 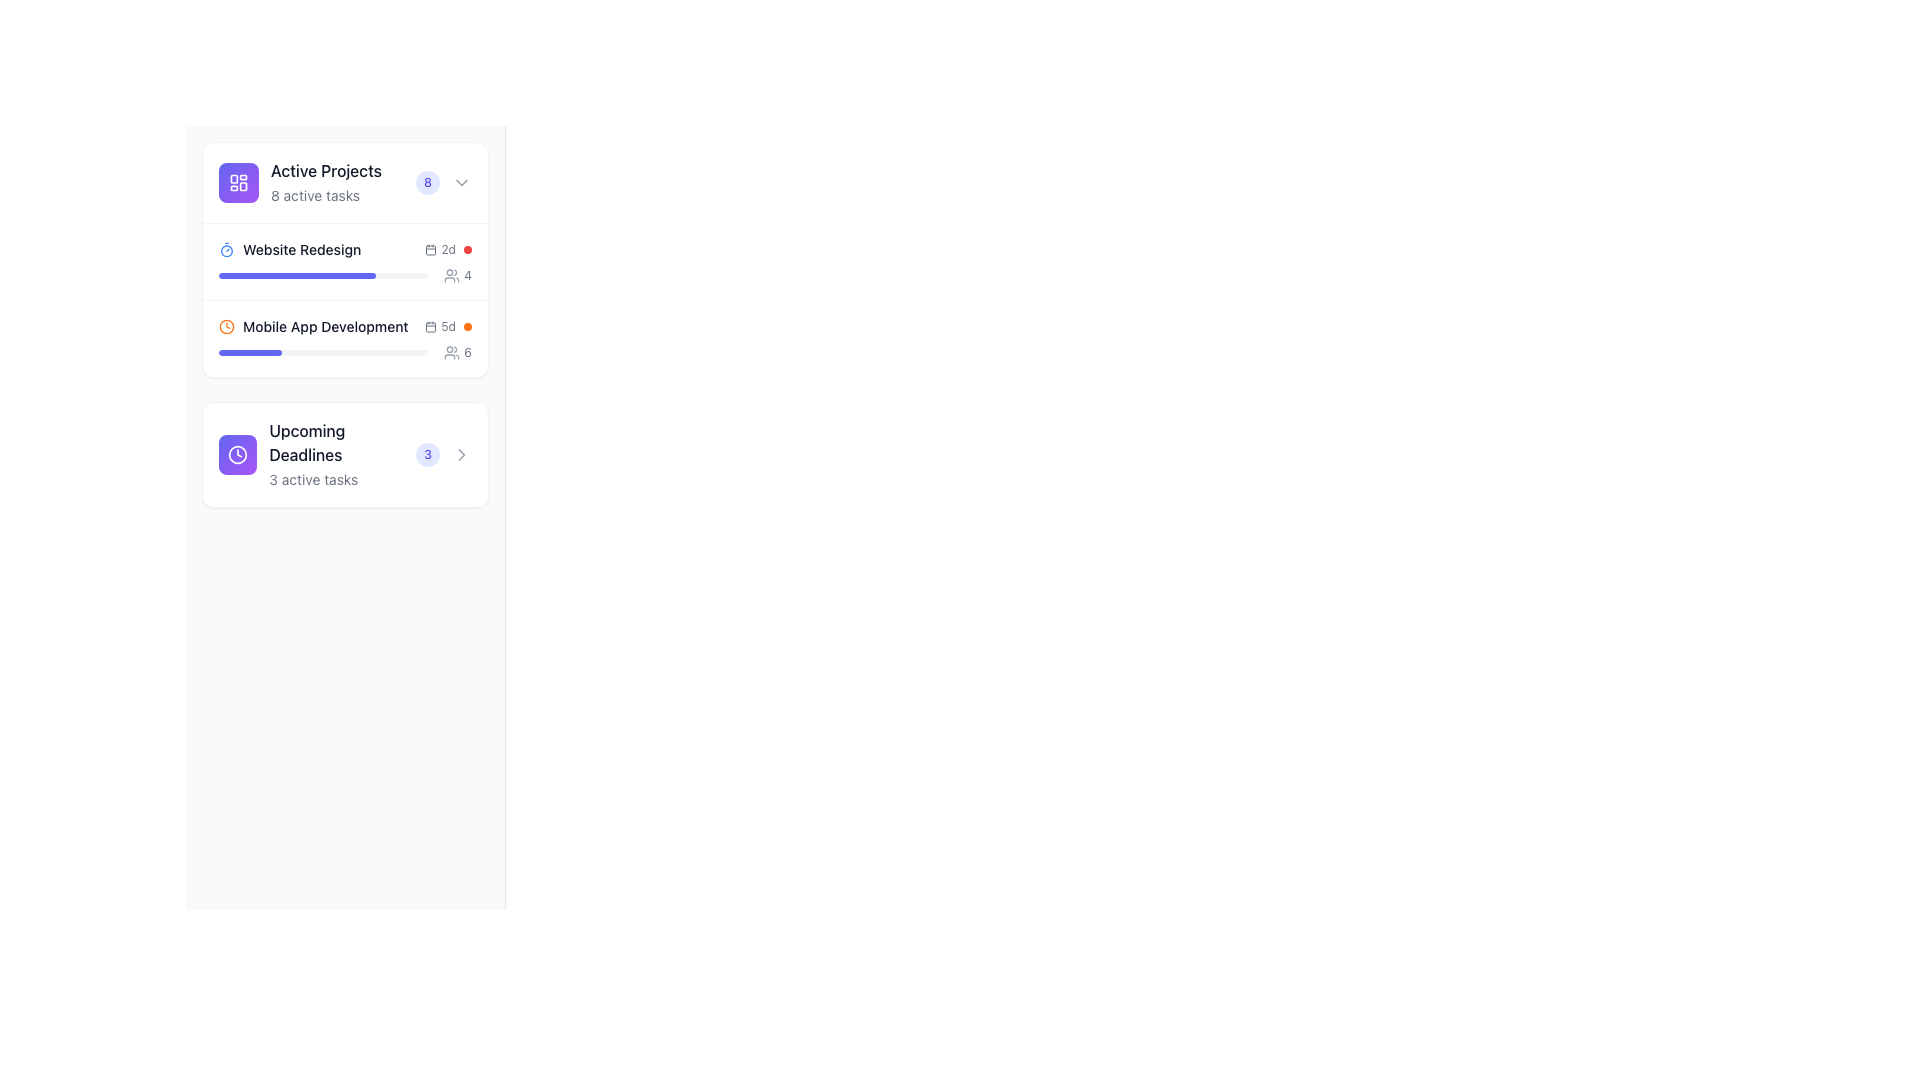 What do you see at coordinates (289, 249) in the screenshot?
I see `the 'Website Redesign' text display with a blue circular timer icon` at bounding box center [289, 249].